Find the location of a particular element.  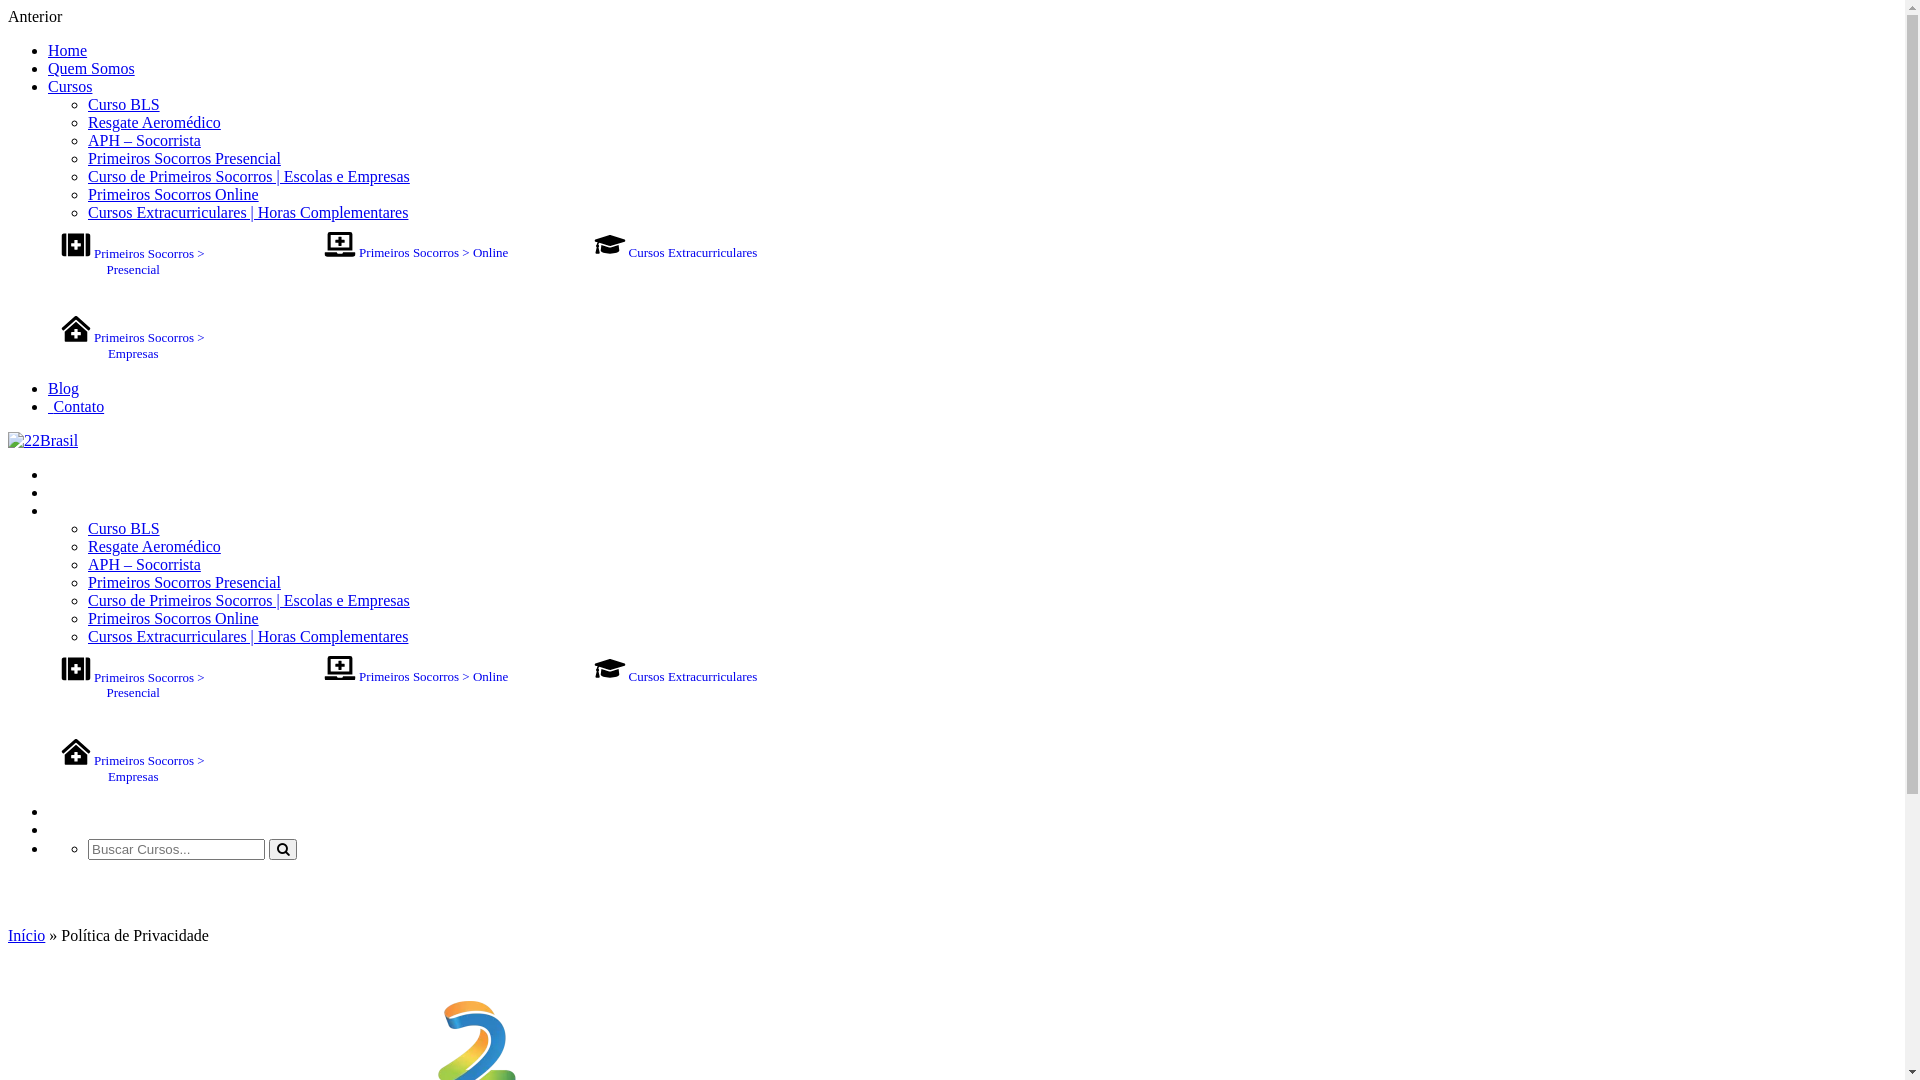

'Cursos' is located at coordinates (48, 85).